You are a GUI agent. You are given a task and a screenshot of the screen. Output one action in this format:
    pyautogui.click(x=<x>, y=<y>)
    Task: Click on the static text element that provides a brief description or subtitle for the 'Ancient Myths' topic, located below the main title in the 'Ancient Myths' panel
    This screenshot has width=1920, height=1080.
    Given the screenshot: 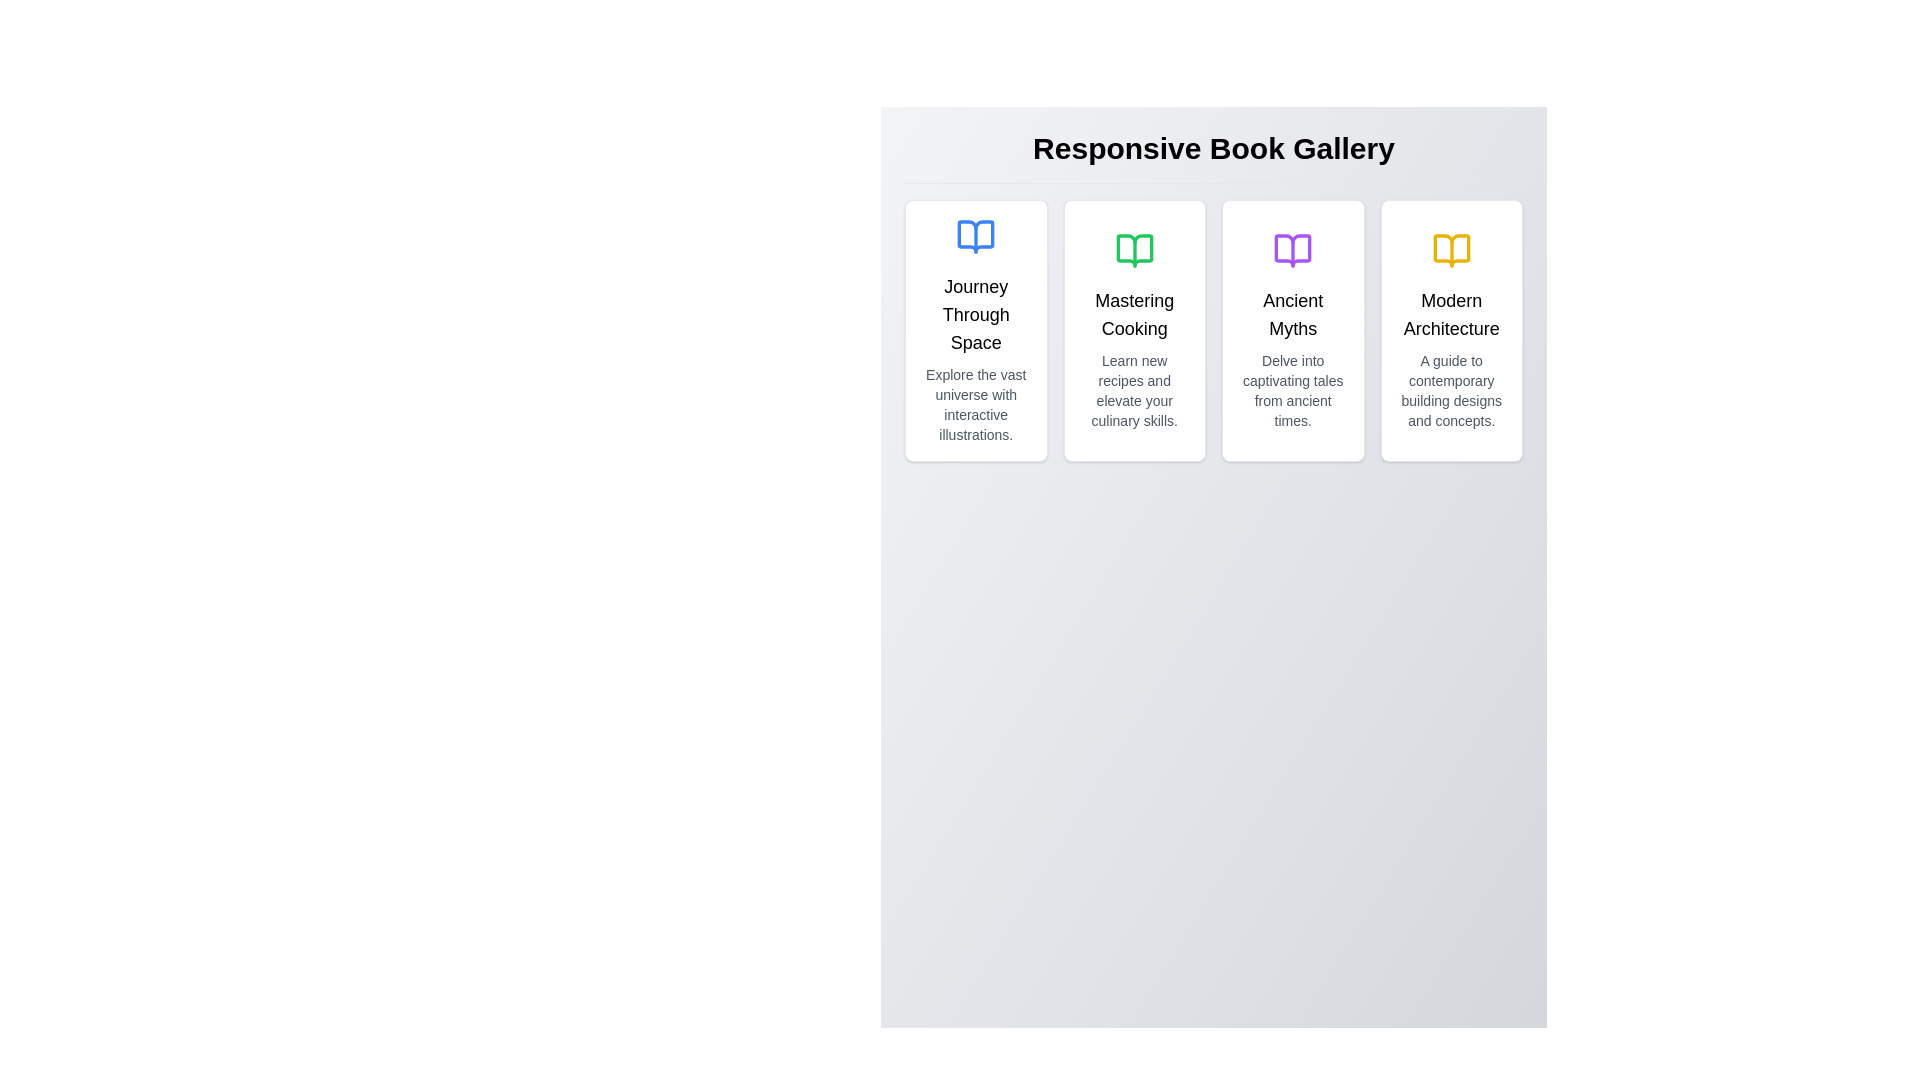 What is the action you would take?
    pyautogui.click(x=1293, y=390)
    